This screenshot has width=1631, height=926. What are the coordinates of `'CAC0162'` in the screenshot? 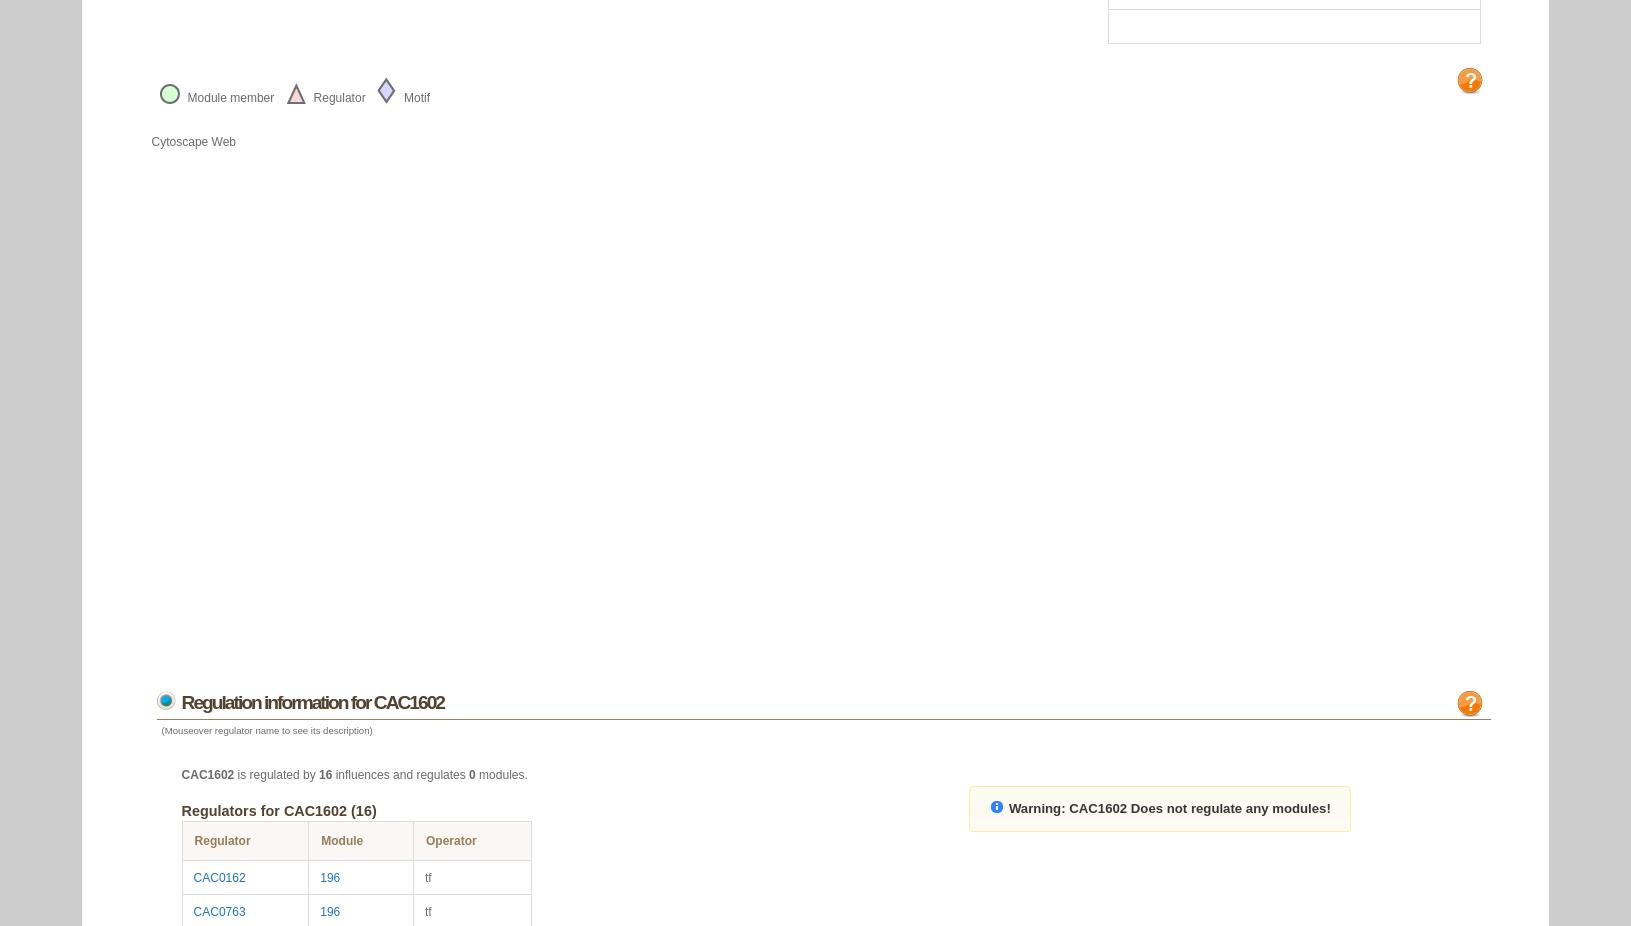 It's located at (219, 877).